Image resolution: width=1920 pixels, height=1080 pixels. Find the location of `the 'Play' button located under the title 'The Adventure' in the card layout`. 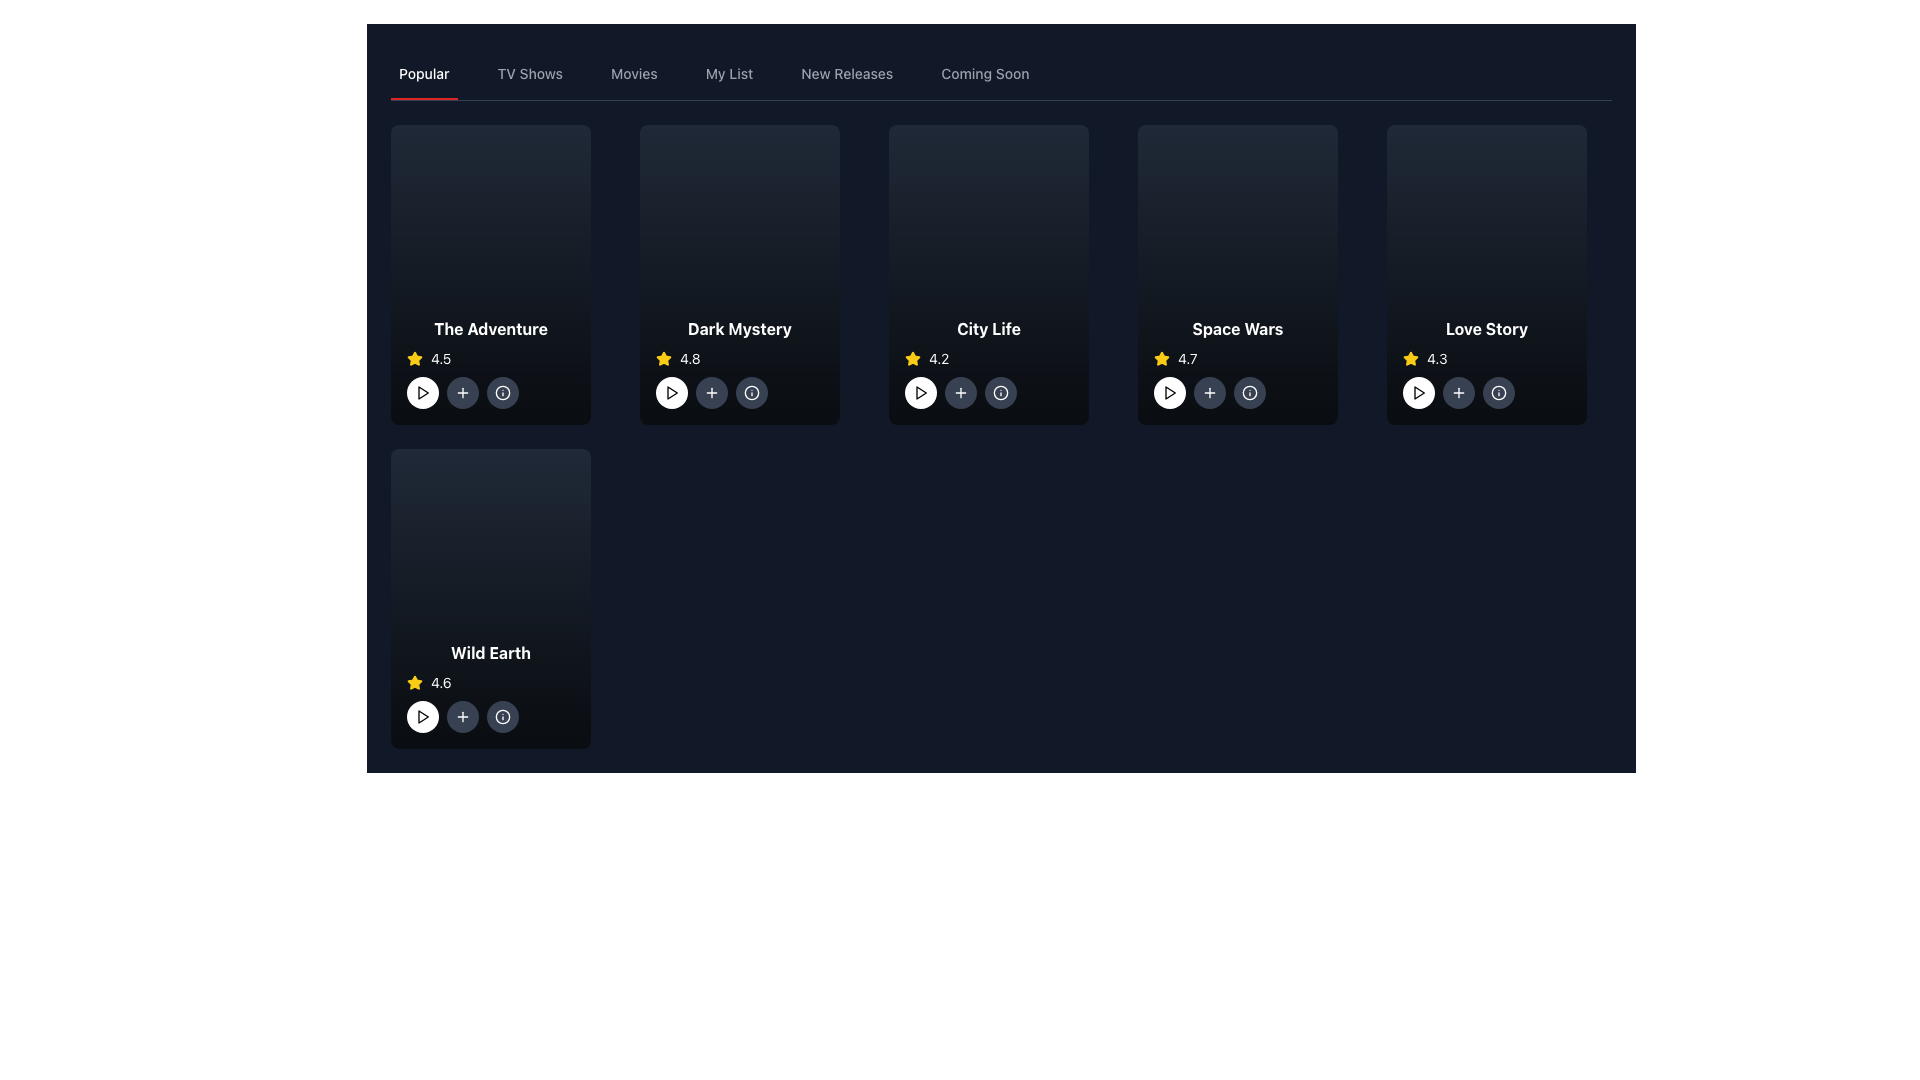

the 'Play' button located under the title 'The Adventure' in the card layout is located at coordinates (421, 393).